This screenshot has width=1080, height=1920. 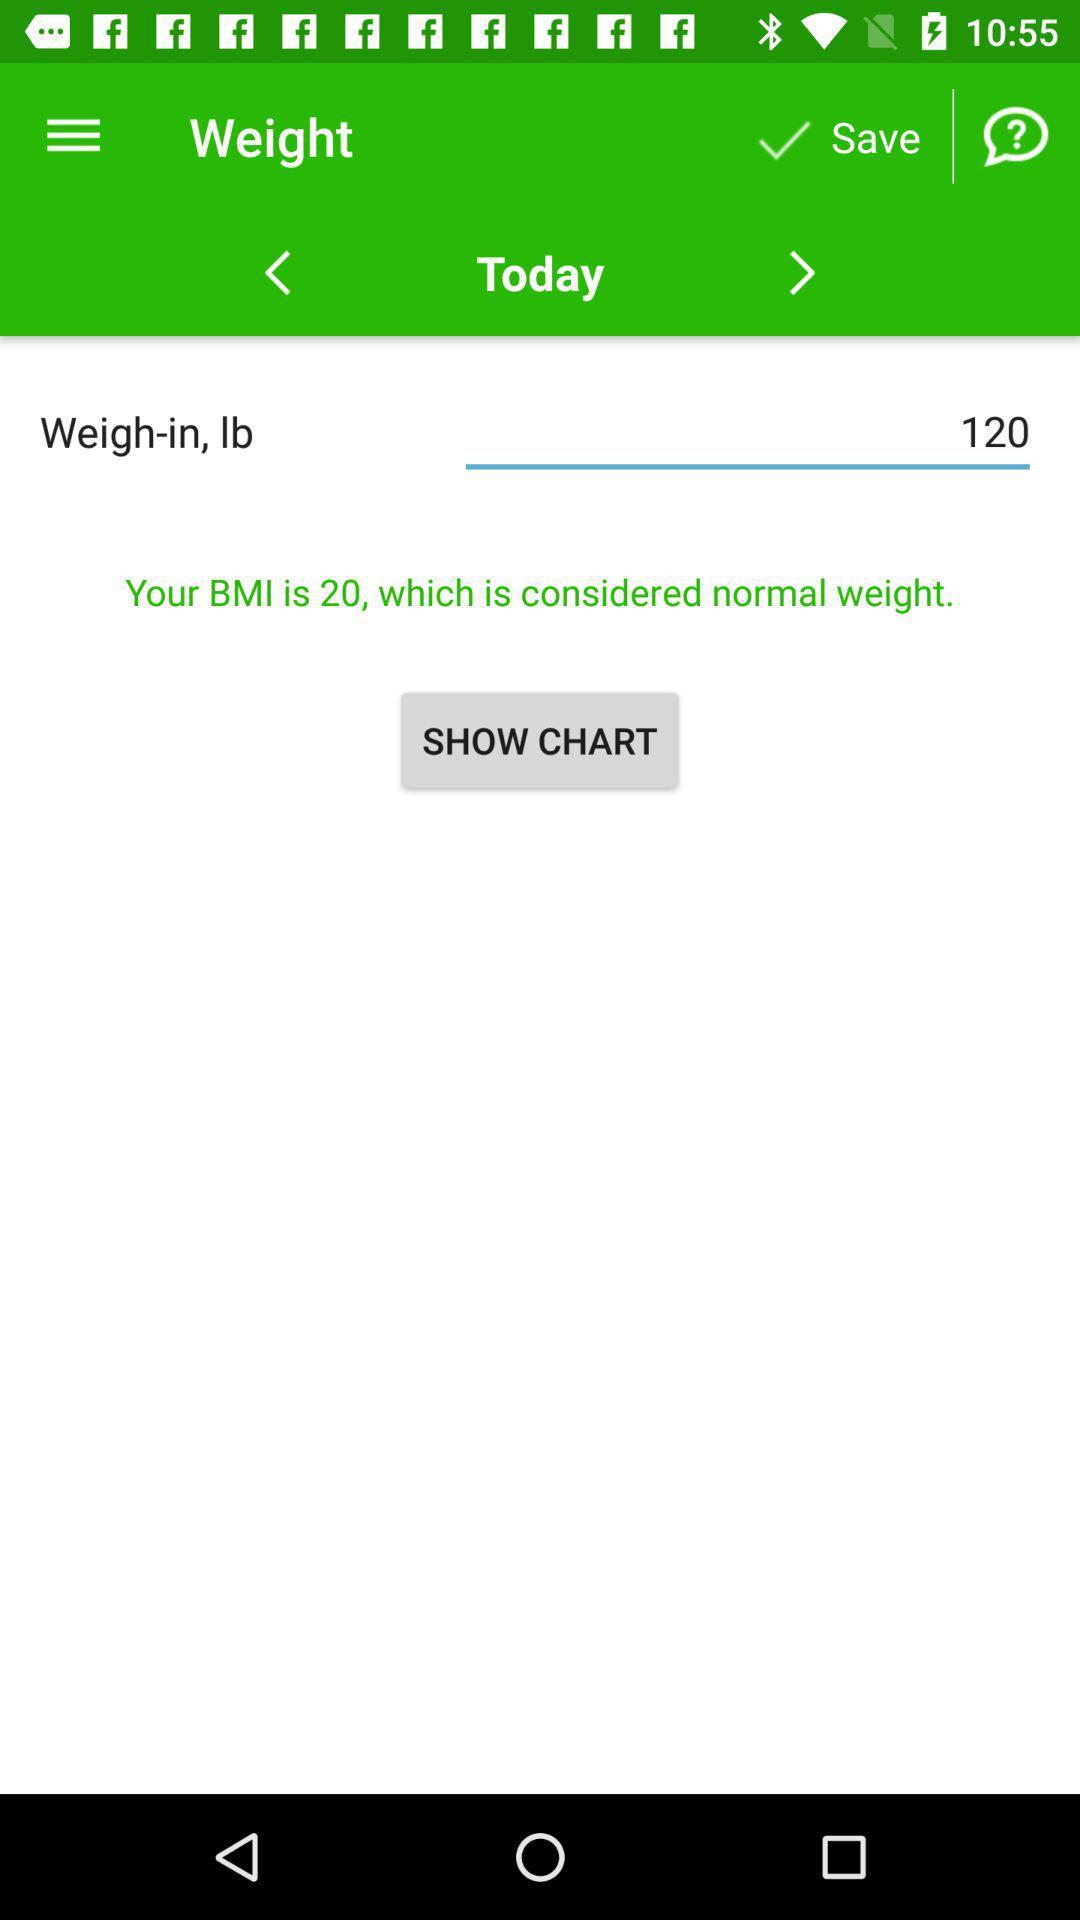 What do you see at coordinates (801, 272) in the screenshot?
I see `the next day` at bounding box center [801, 272].